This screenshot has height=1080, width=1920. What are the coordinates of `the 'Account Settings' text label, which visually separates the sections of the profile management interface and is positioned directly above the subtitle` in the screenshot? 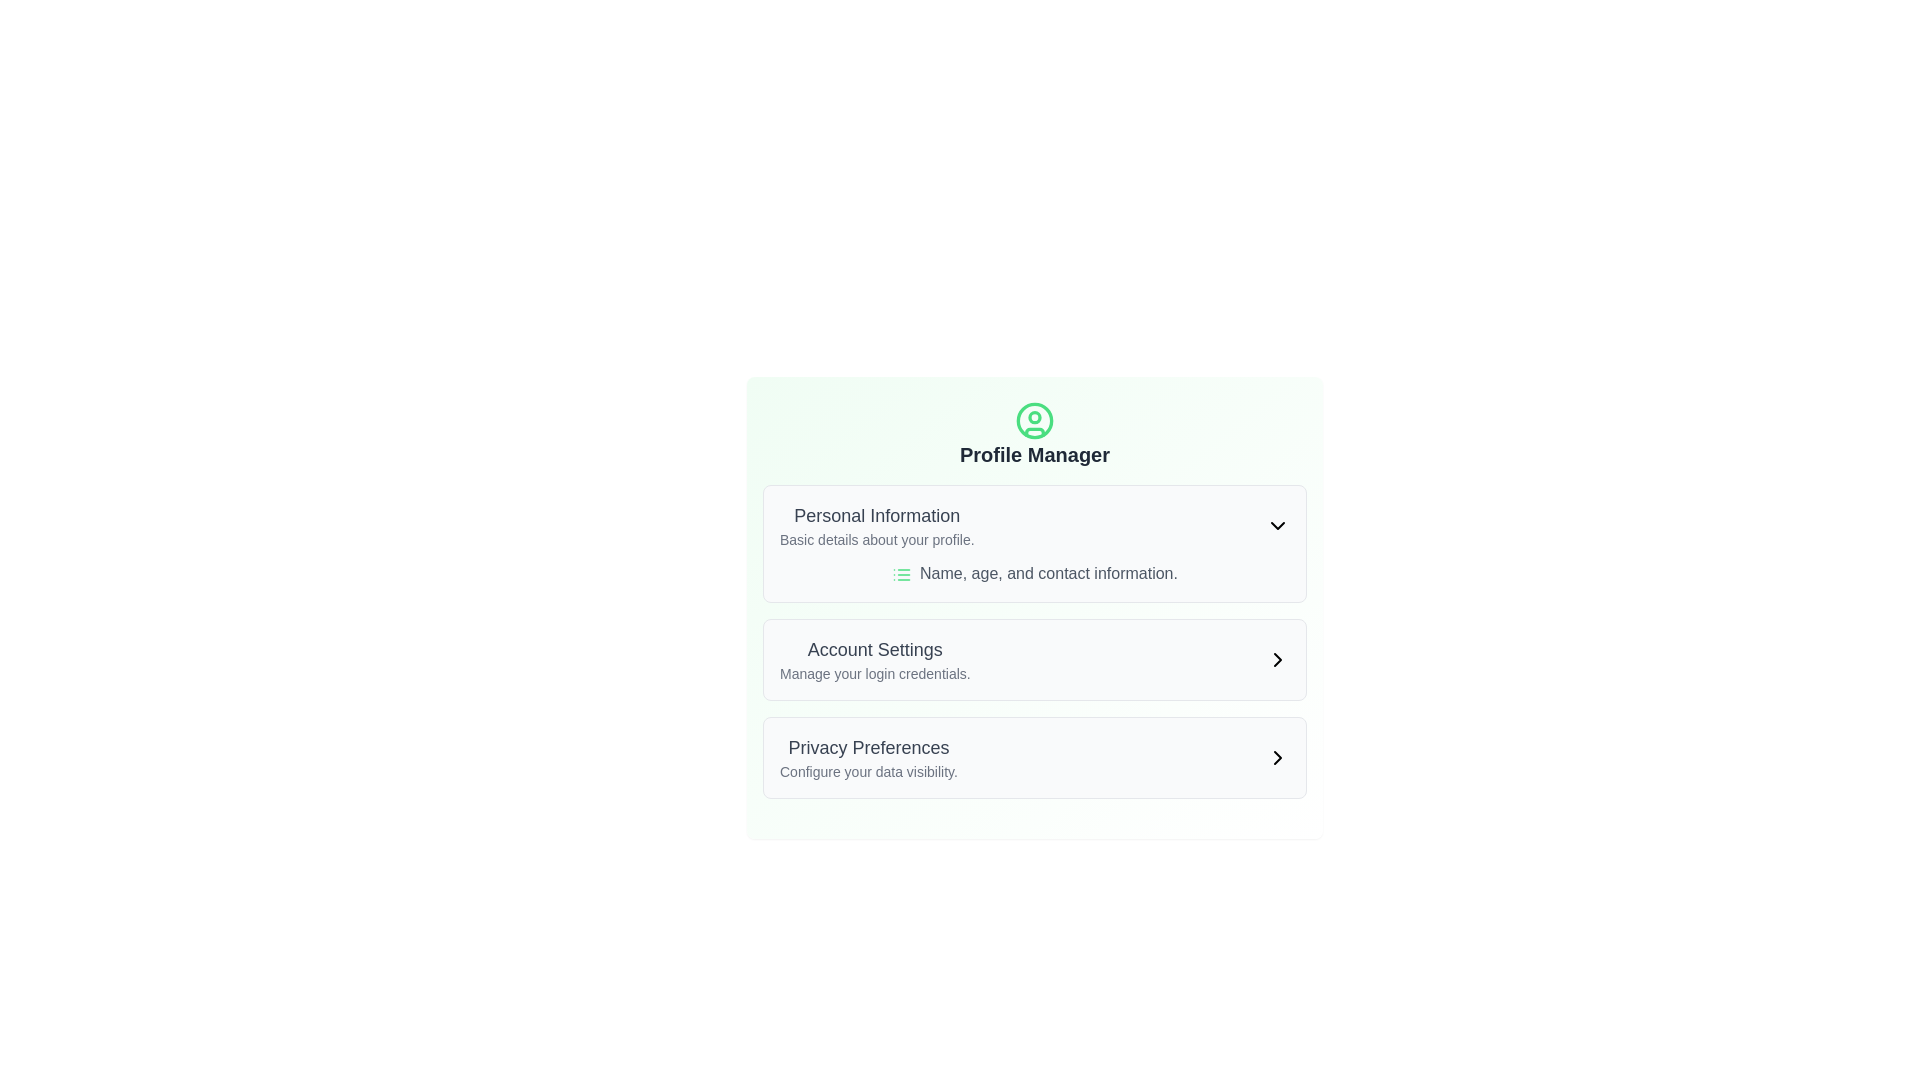 It's located at (875, 650).